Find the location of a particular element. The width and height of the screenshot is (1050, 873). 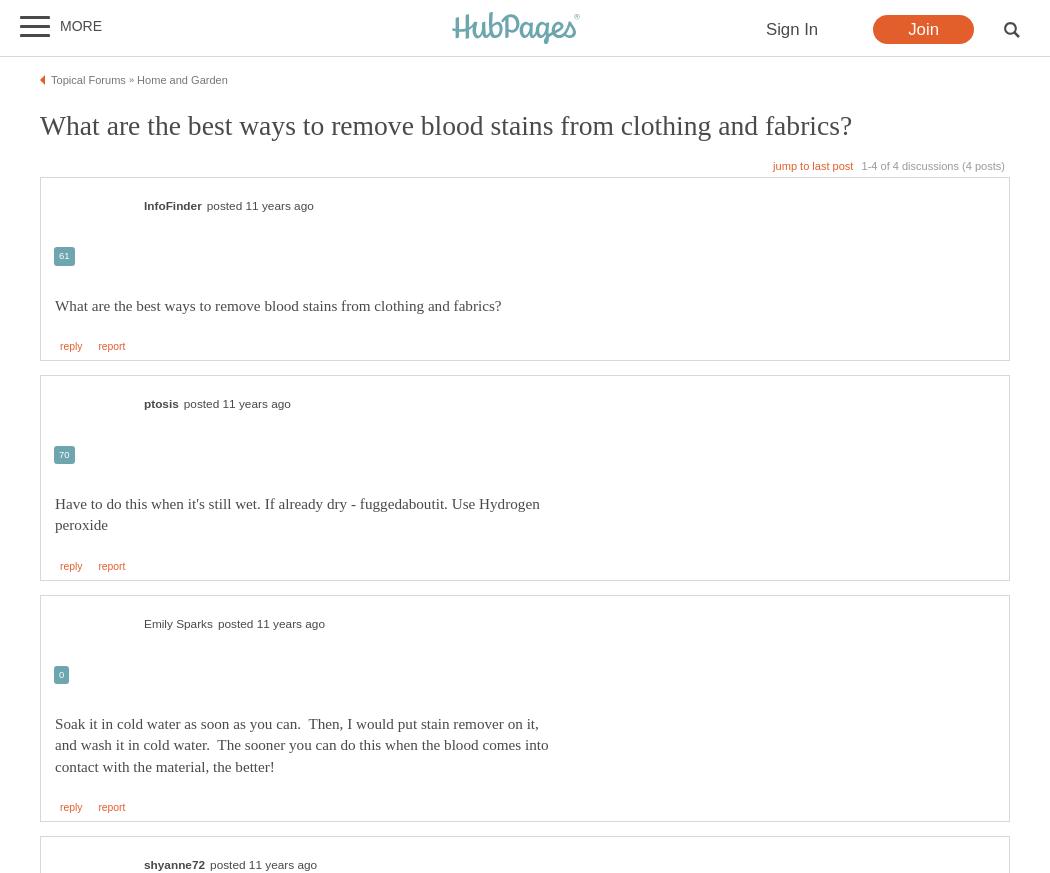

'0' is located at coordinates (60, 673).